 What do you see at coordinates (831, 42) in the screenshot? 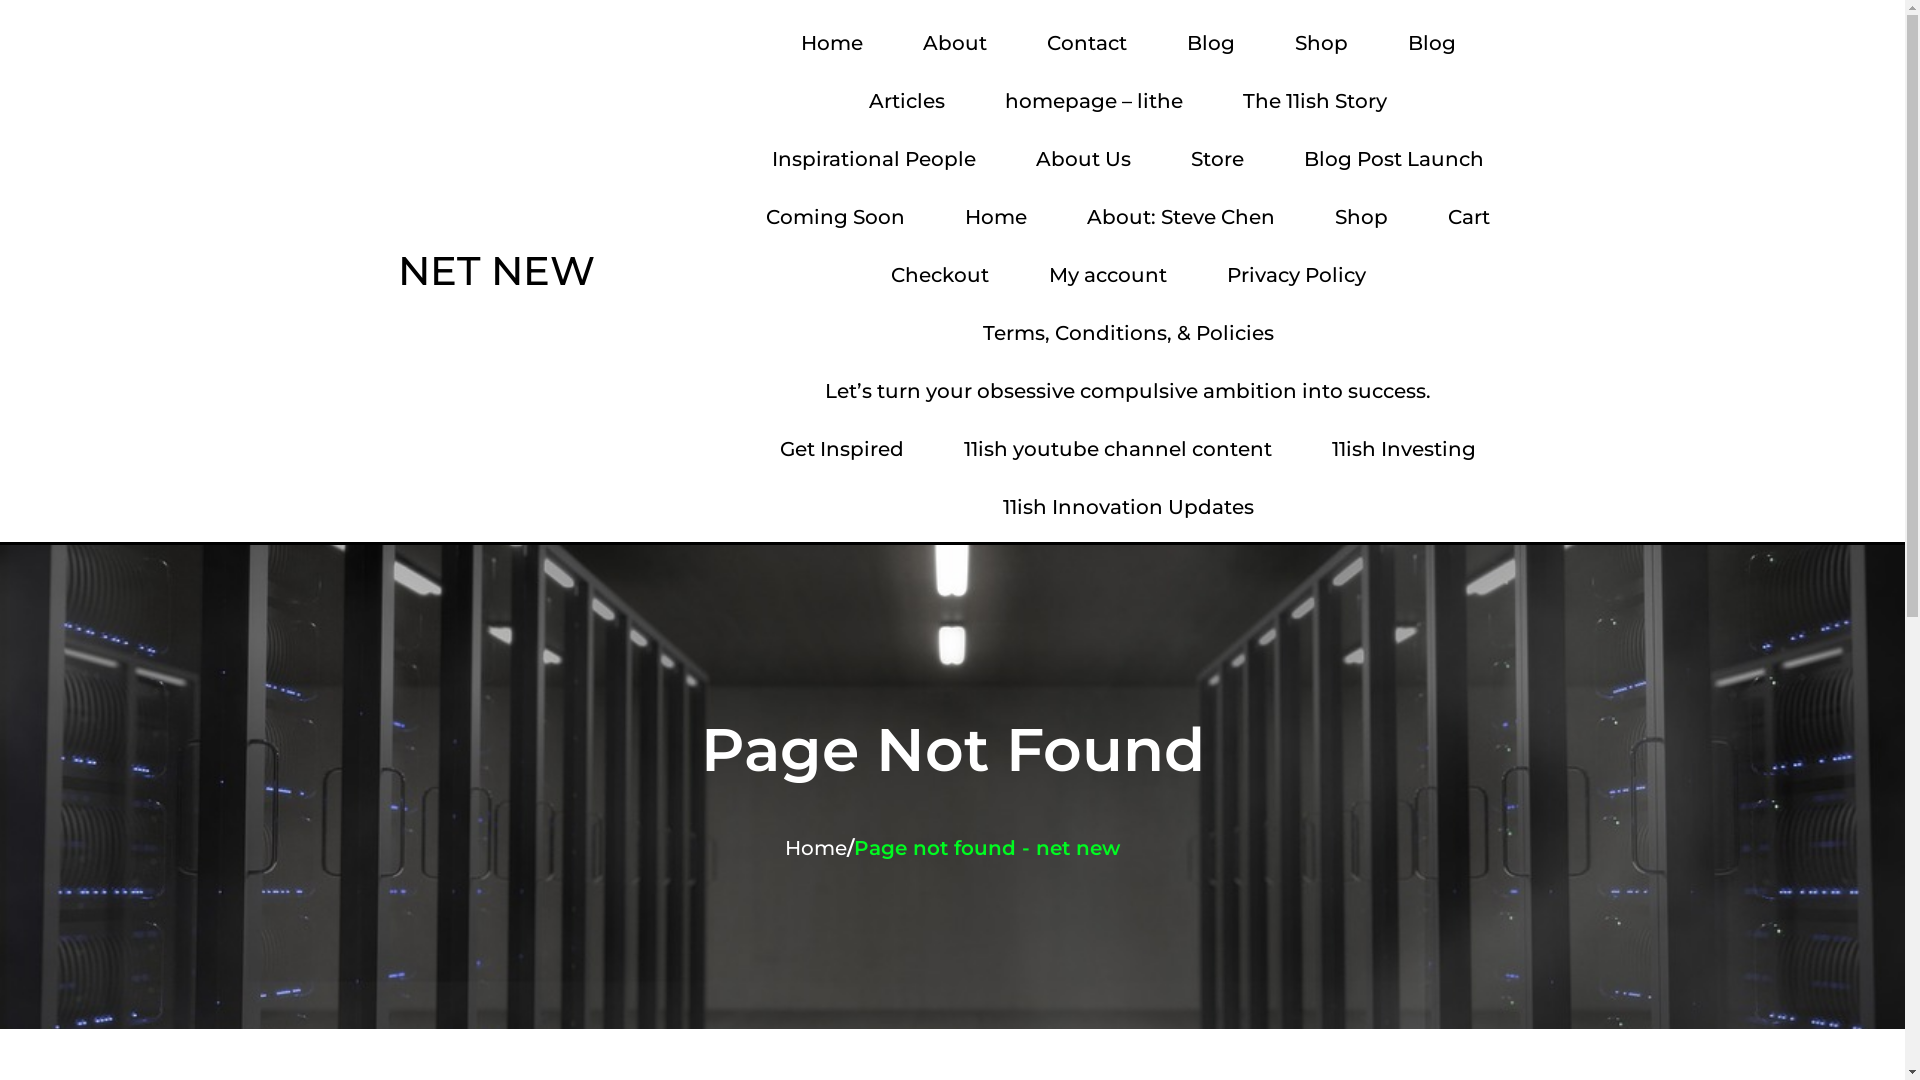
I see `'Home'` at bounding box center [831, 42].